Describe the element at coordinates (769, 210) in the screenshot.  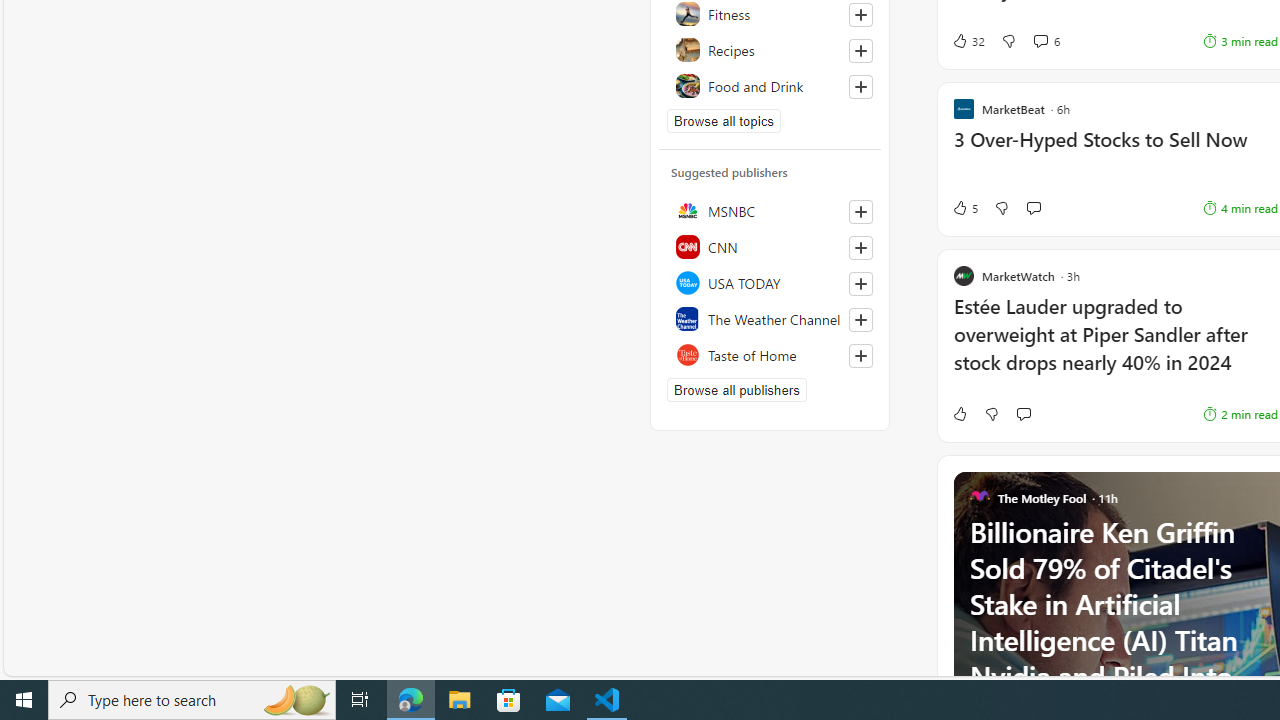
I see `'MSNBC'` at that location.